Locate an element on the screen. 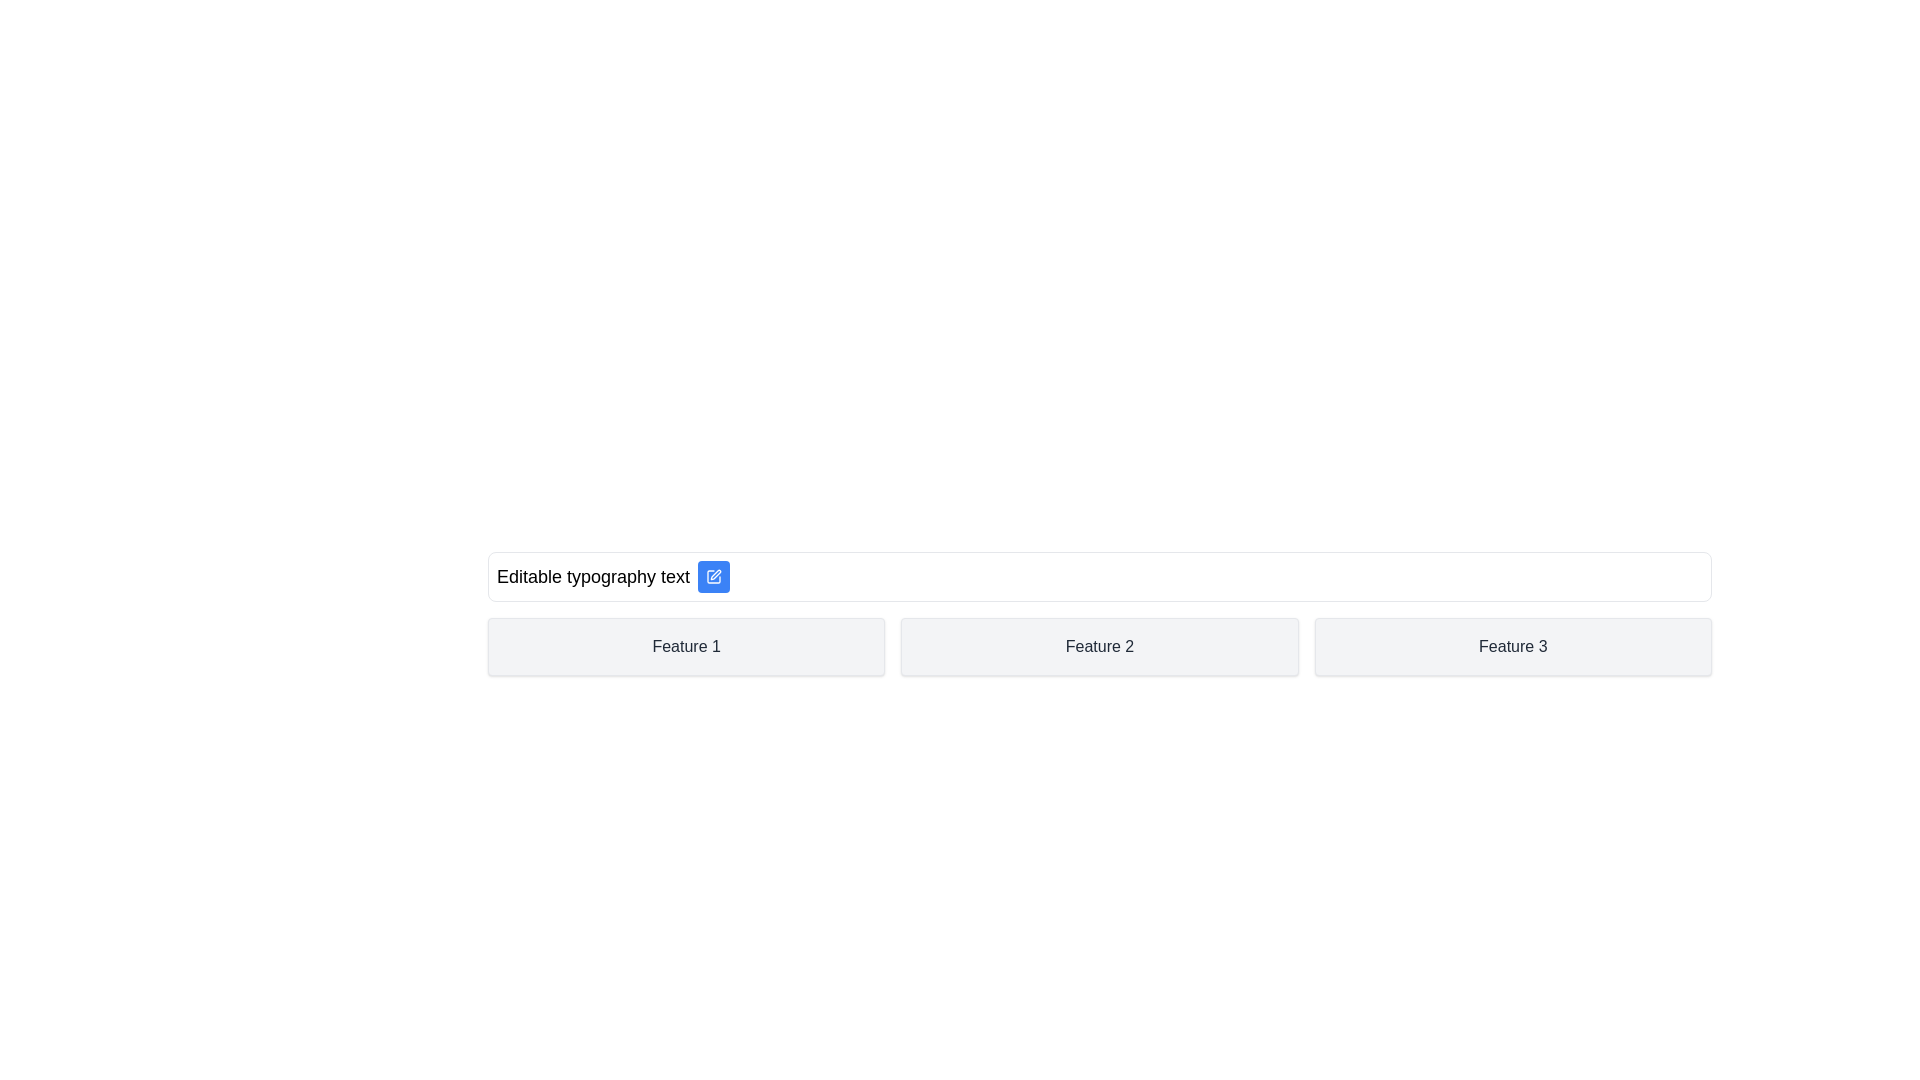  text of the third button labeled 'Feature 3', which is located on the far right within a horizontal row of buttons is located at coordinates (1513, 647).